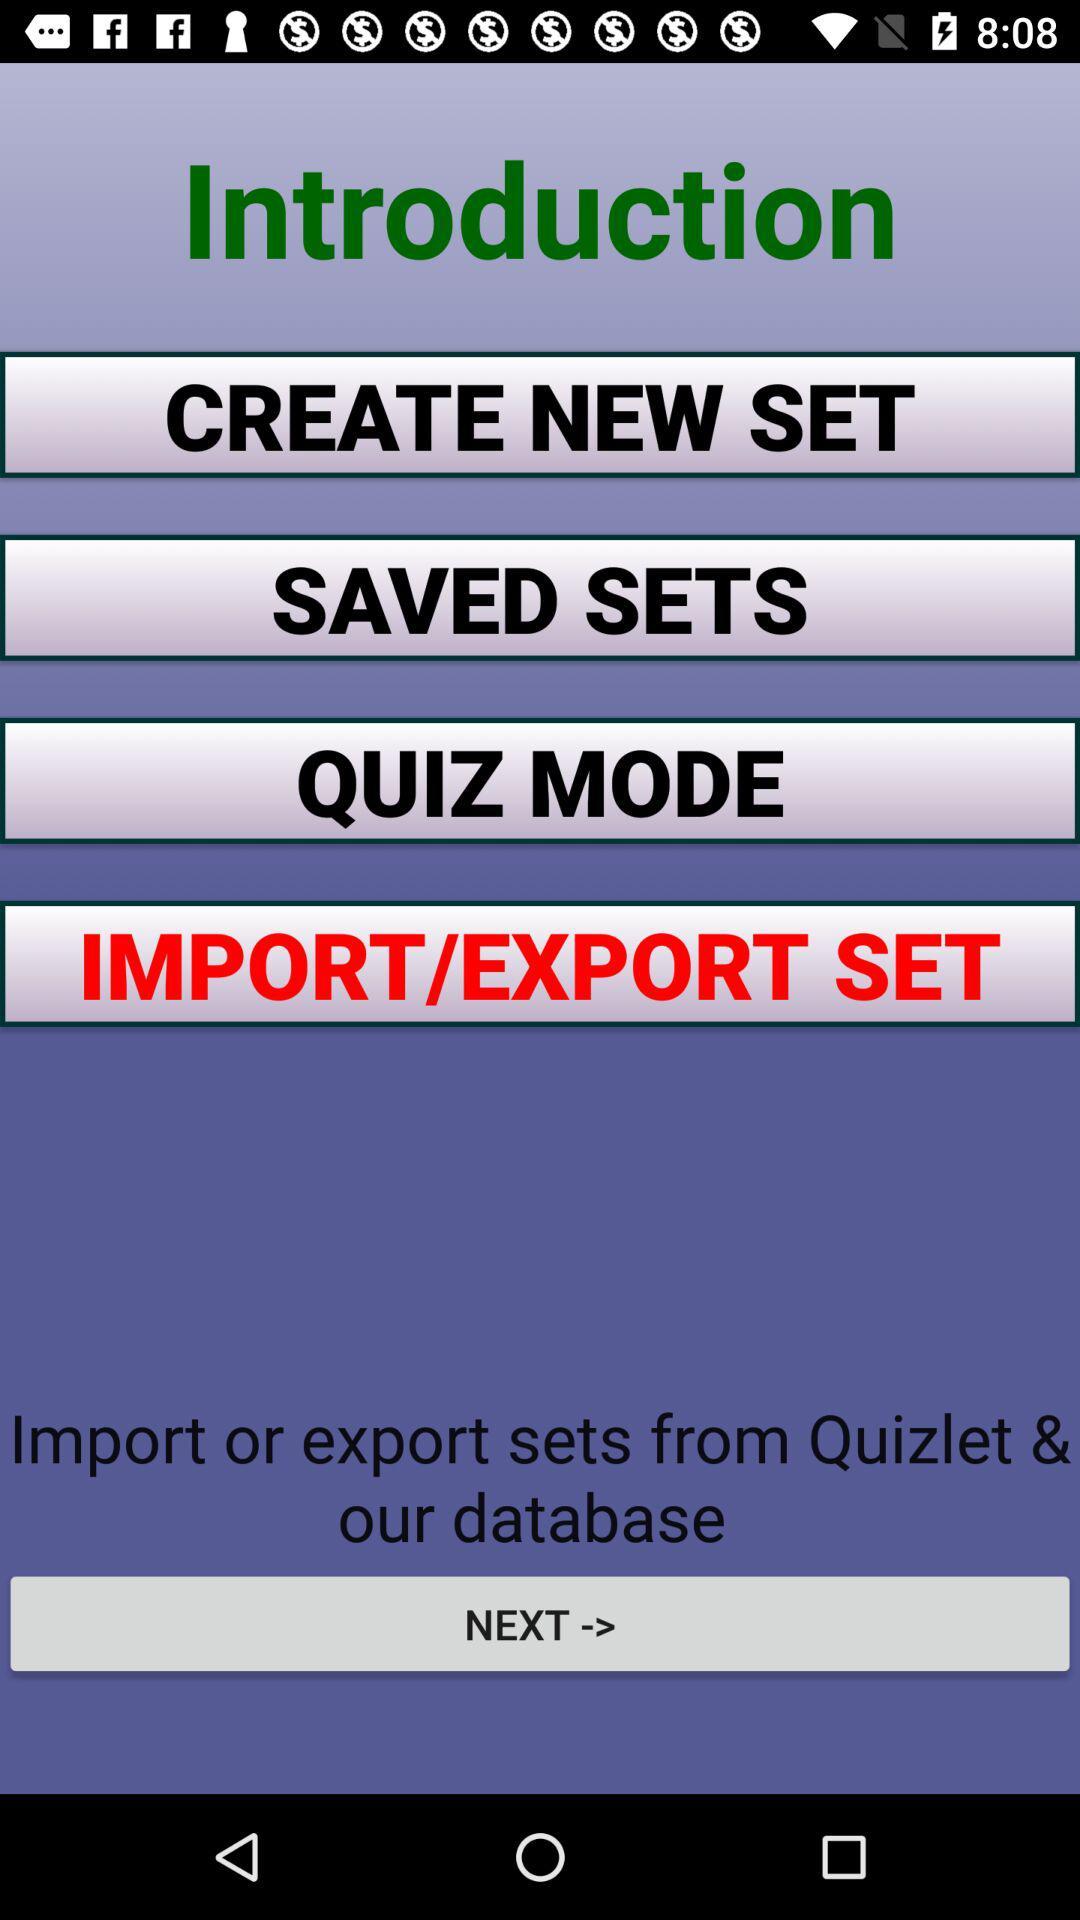 The image size is (1080, 1920). I want to click on the next ->, so click(540, 1623).